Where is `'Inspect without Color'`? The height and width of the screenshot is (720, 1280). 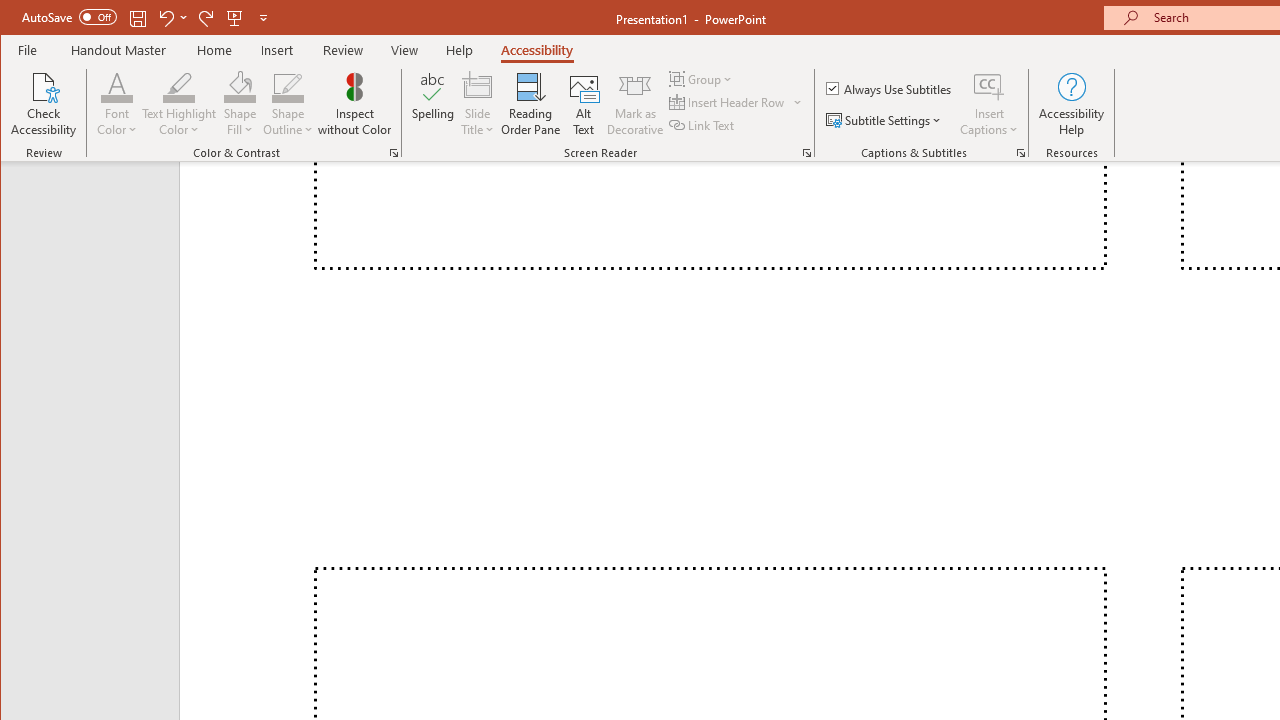 'Inspect without Color' is located at coordinates (355, 104).